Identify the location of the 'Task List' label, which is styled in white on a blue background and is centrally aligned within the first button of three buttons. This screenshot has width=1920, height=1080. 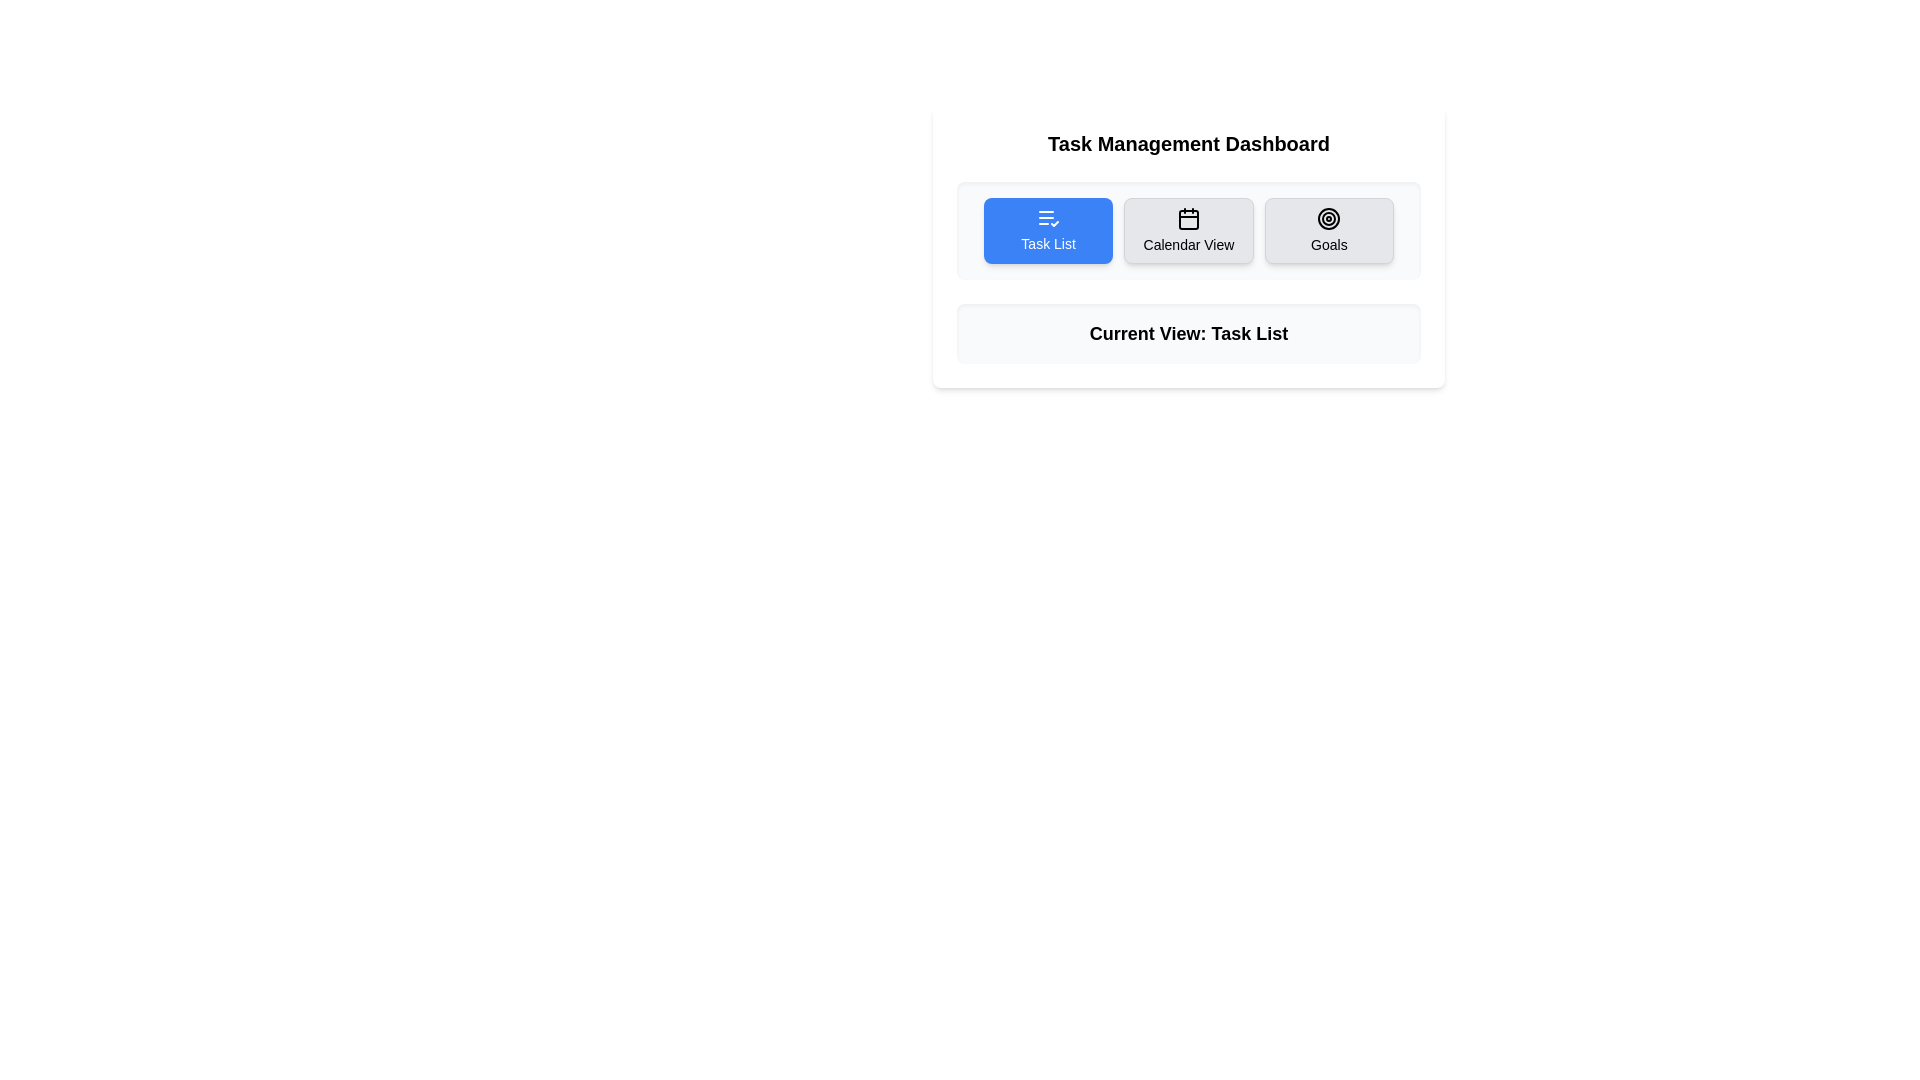
(1047, 242).